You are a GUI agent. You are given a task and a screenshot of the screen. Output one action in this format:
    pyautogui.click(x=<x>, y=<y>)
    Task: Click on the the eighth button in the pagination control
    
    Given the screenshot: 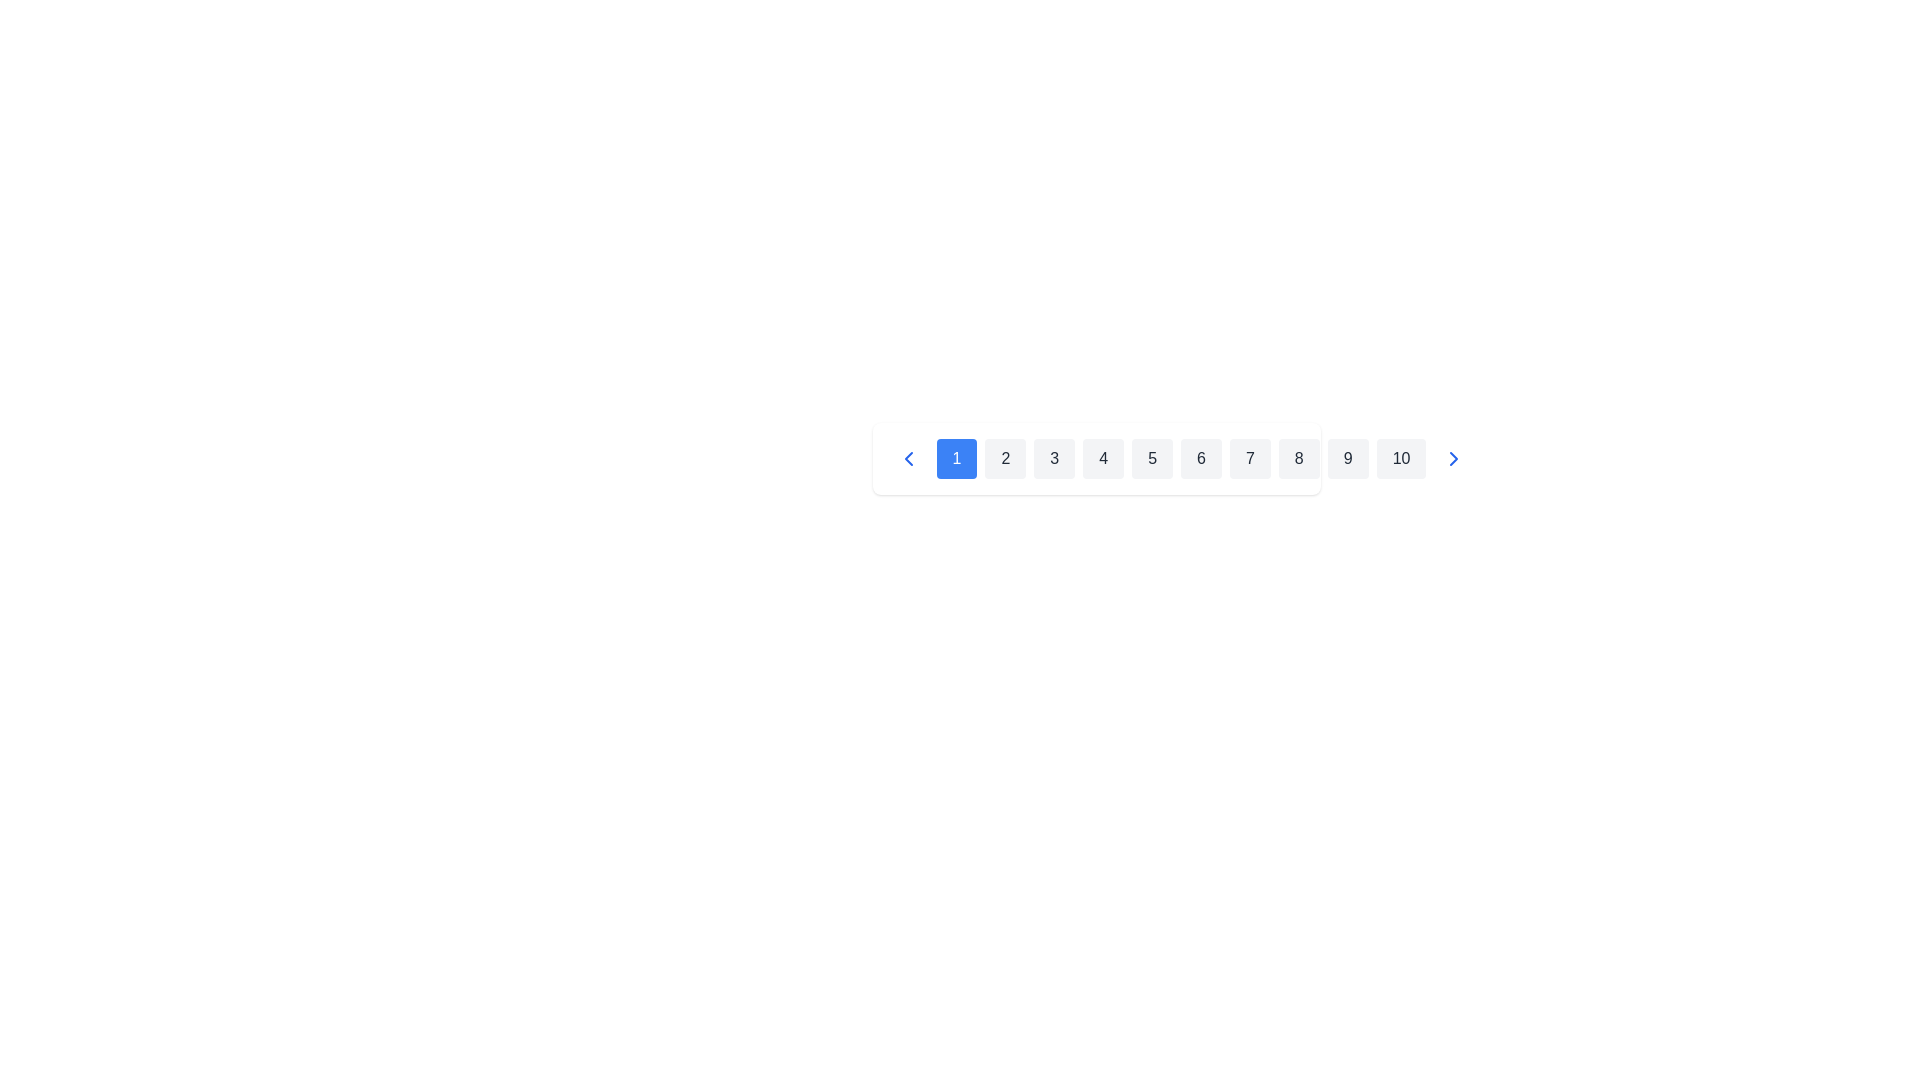 What is the action you would take?
    pyautogui.click(x=1299, y=459)
    